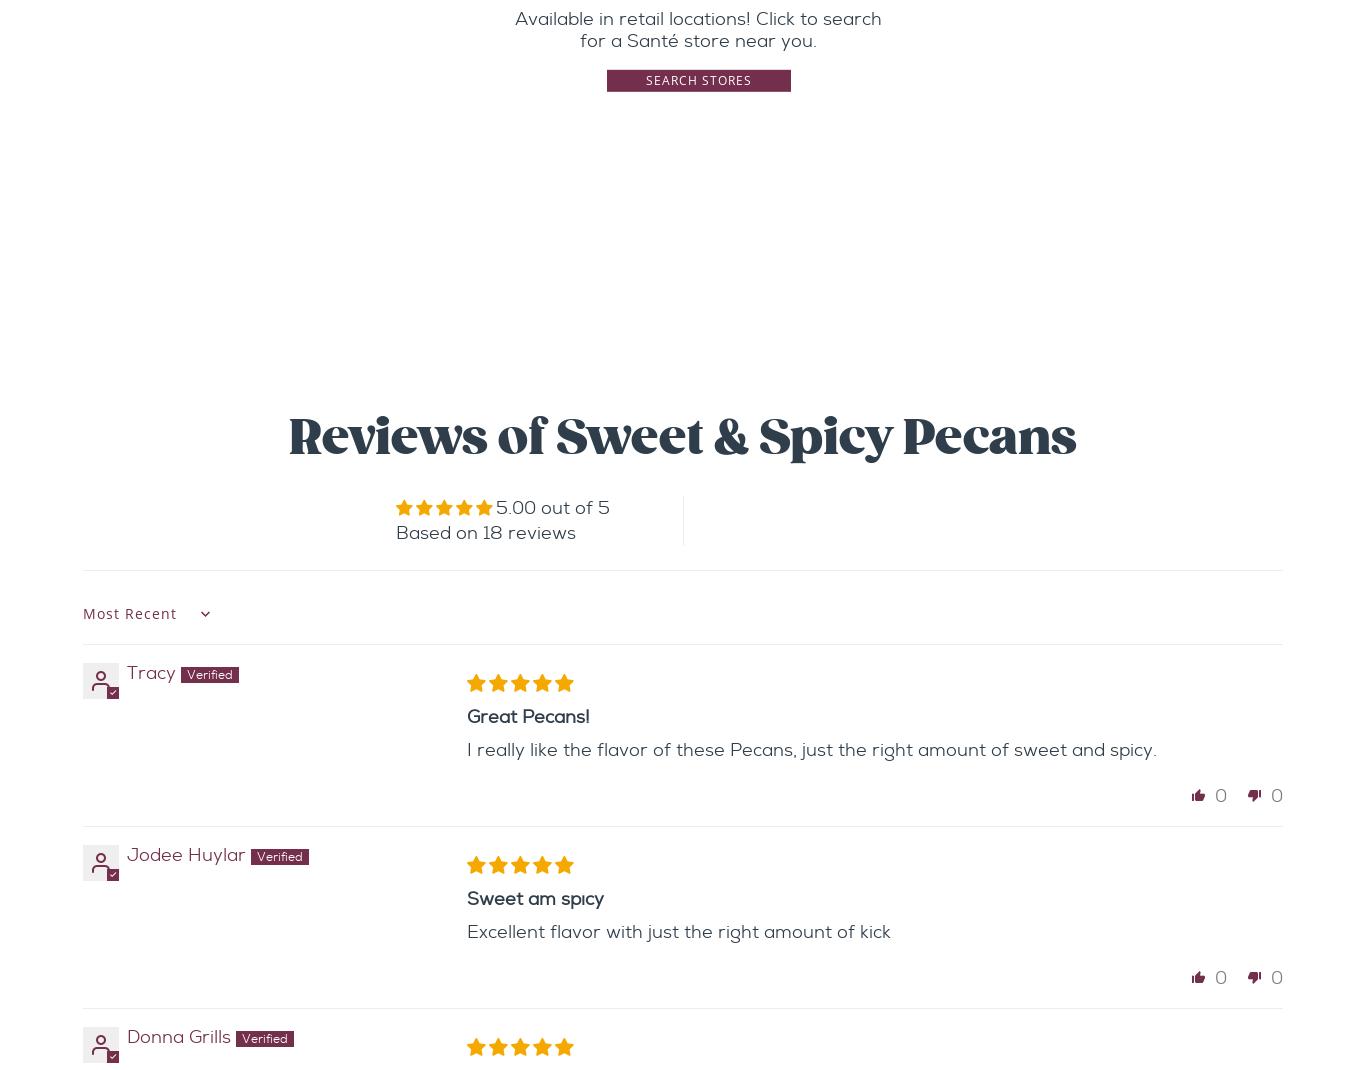 The width and height of the screenshot is (1366, 1070). Describe the element at coordinates (683, 436) in the screenshot. I see `'Reviews of Sweet & Spicy Pecans'` at that location.